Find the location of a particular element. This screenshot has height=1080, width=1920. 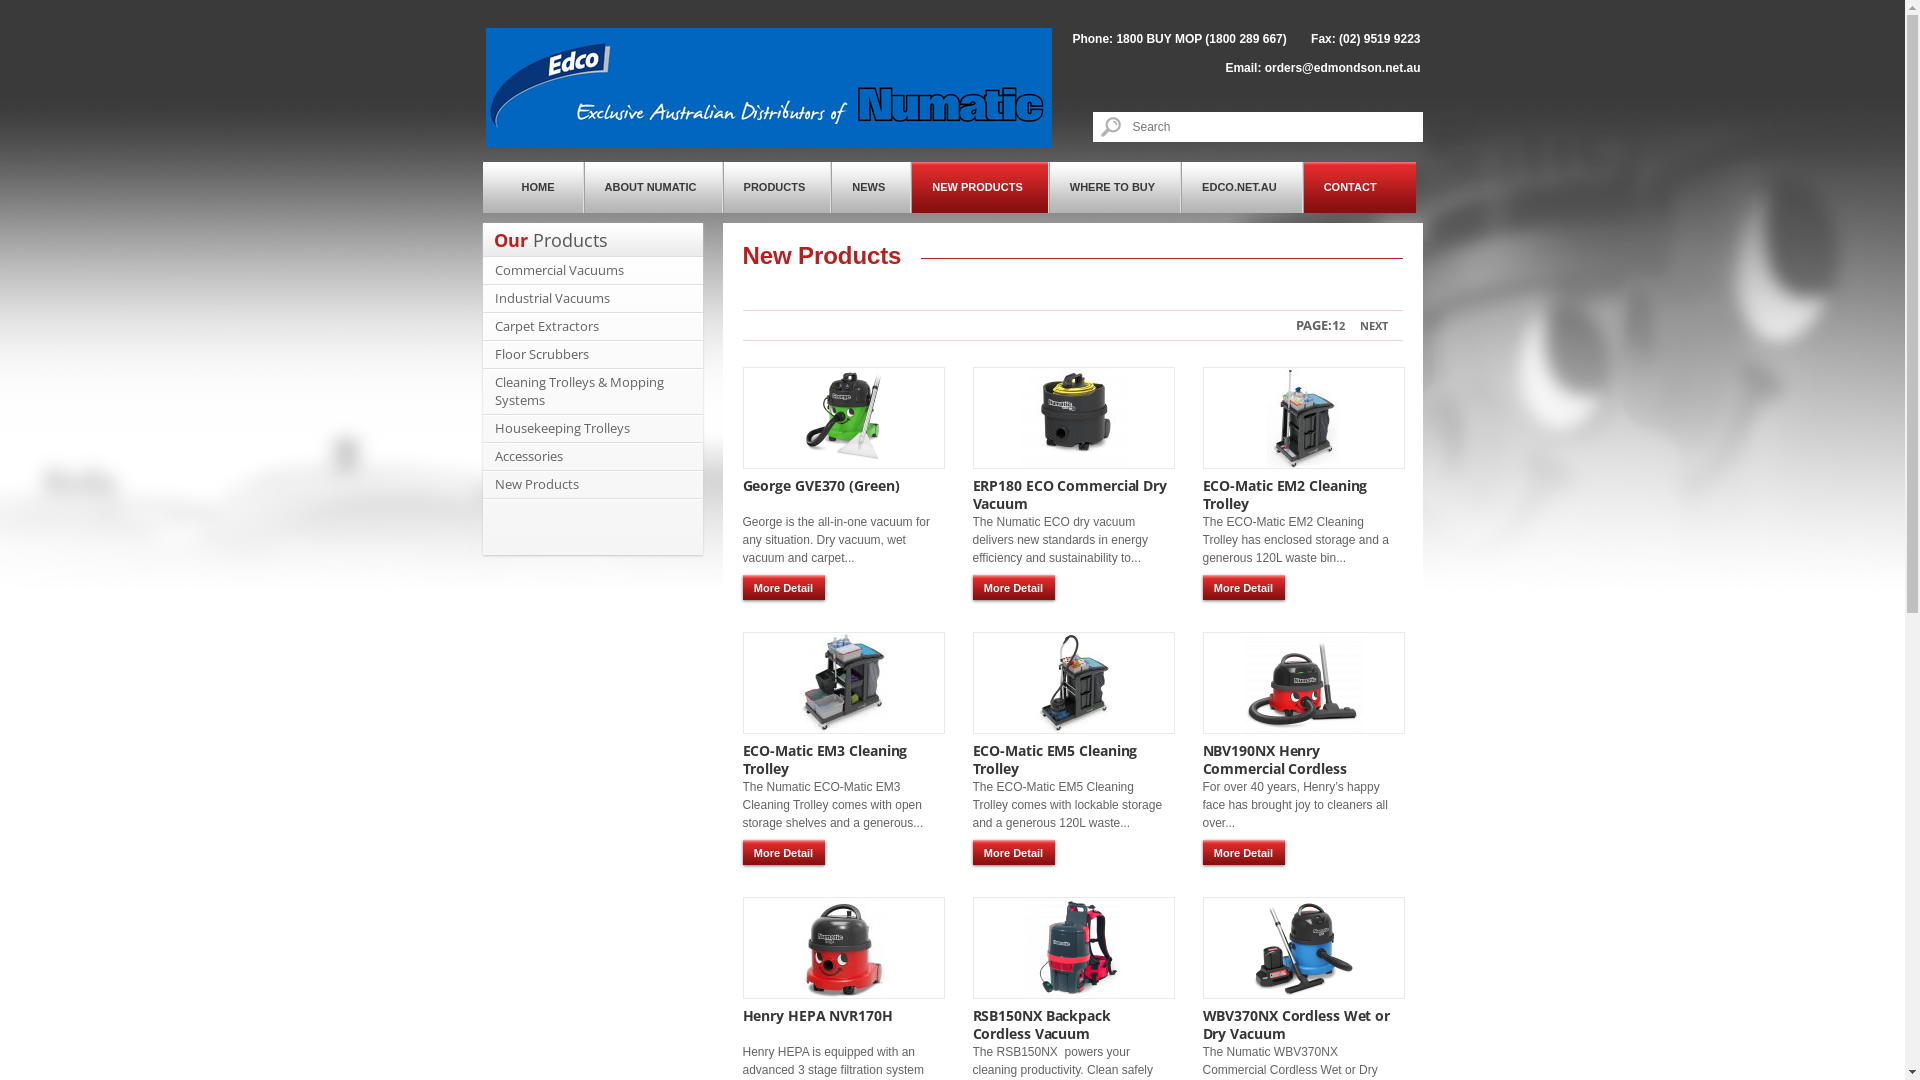

'HOME' is located at coordinates (532, 187).